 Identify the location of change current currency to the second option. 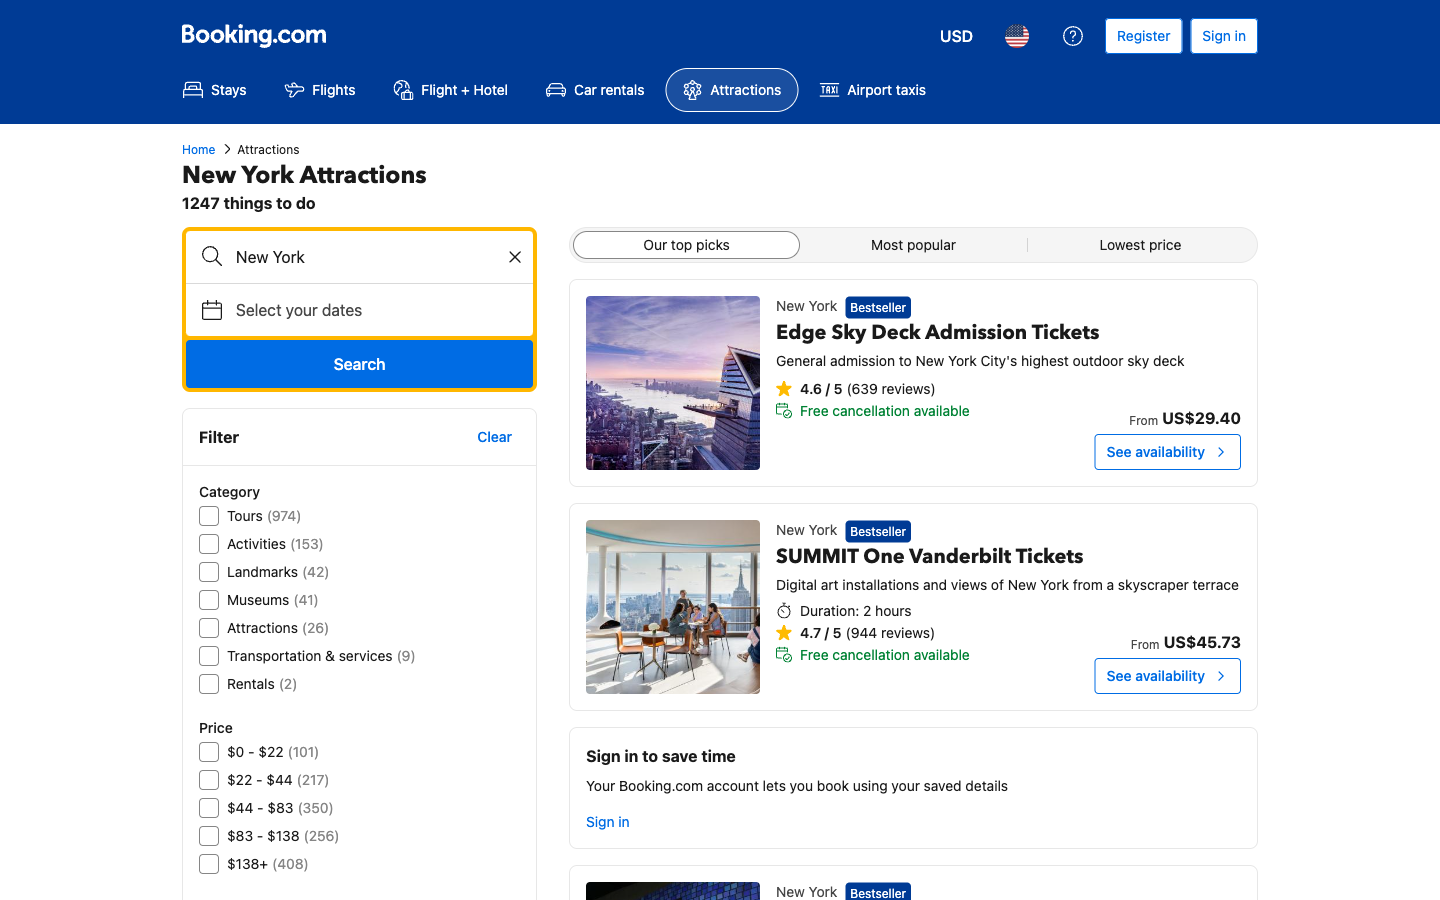
(956, 35).